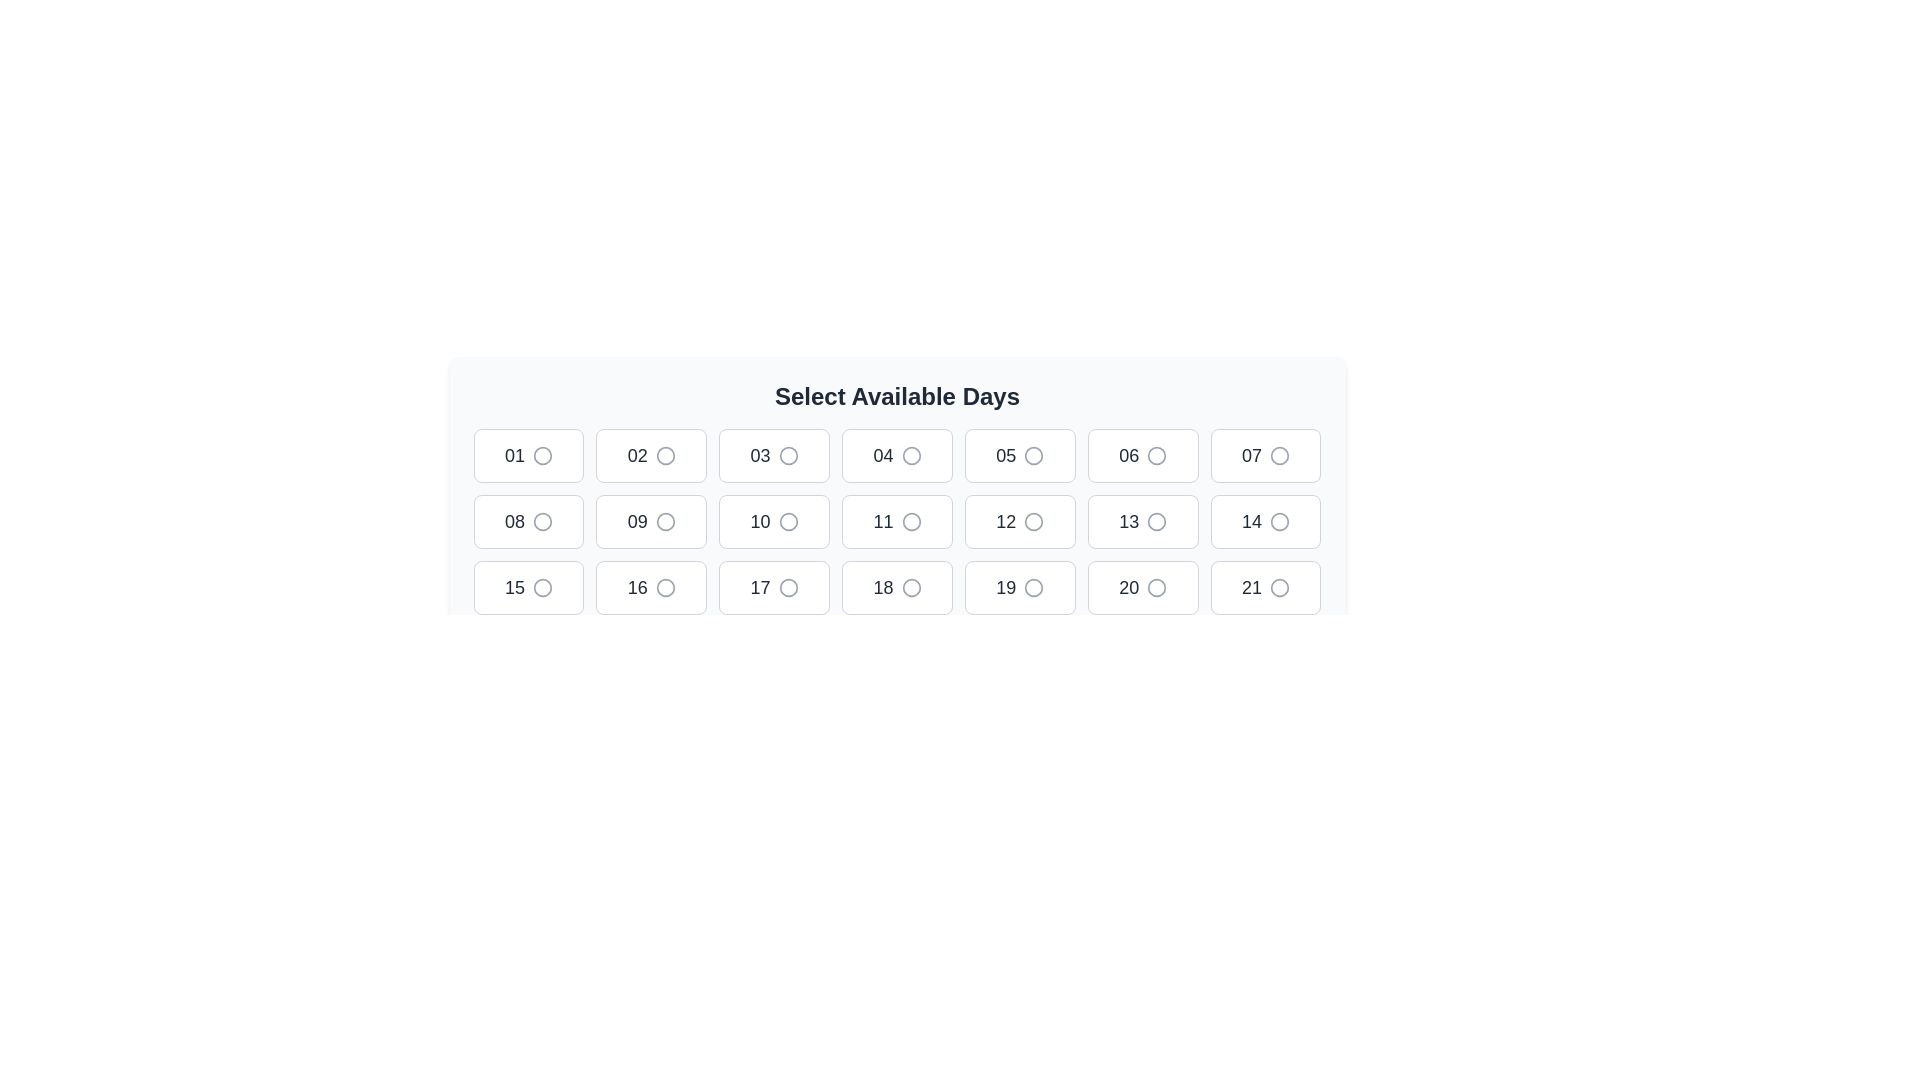 The width and height of the screenshot is (1920, 1080). I want to click on the selectable day indicator button for day '18' located in the third row and fourth column of the calendar interface, so click(896, 586).